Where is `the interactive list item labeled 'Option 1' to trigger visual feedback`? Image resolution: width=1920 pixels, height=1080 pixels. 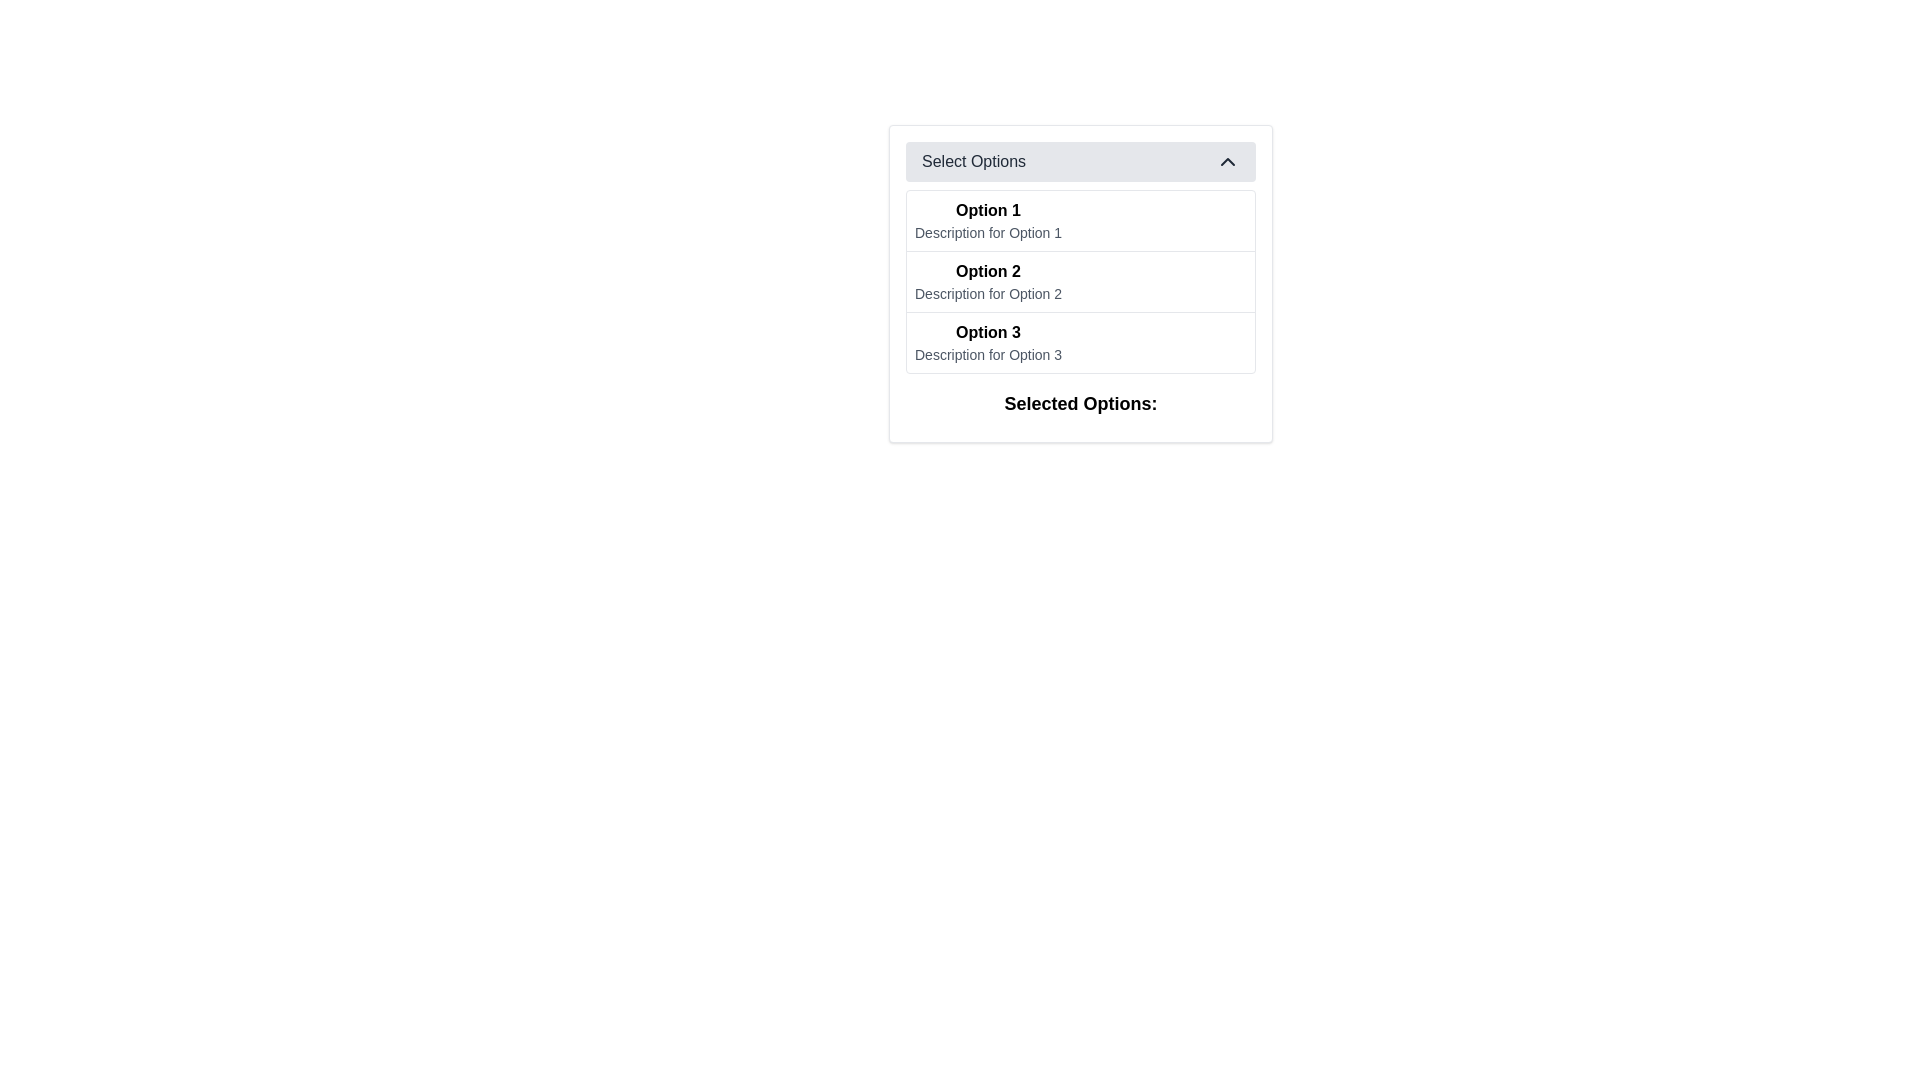 the interactive list item labeled 'Option 1' to trigger visual feedback is located at coordinates (1079, 220).